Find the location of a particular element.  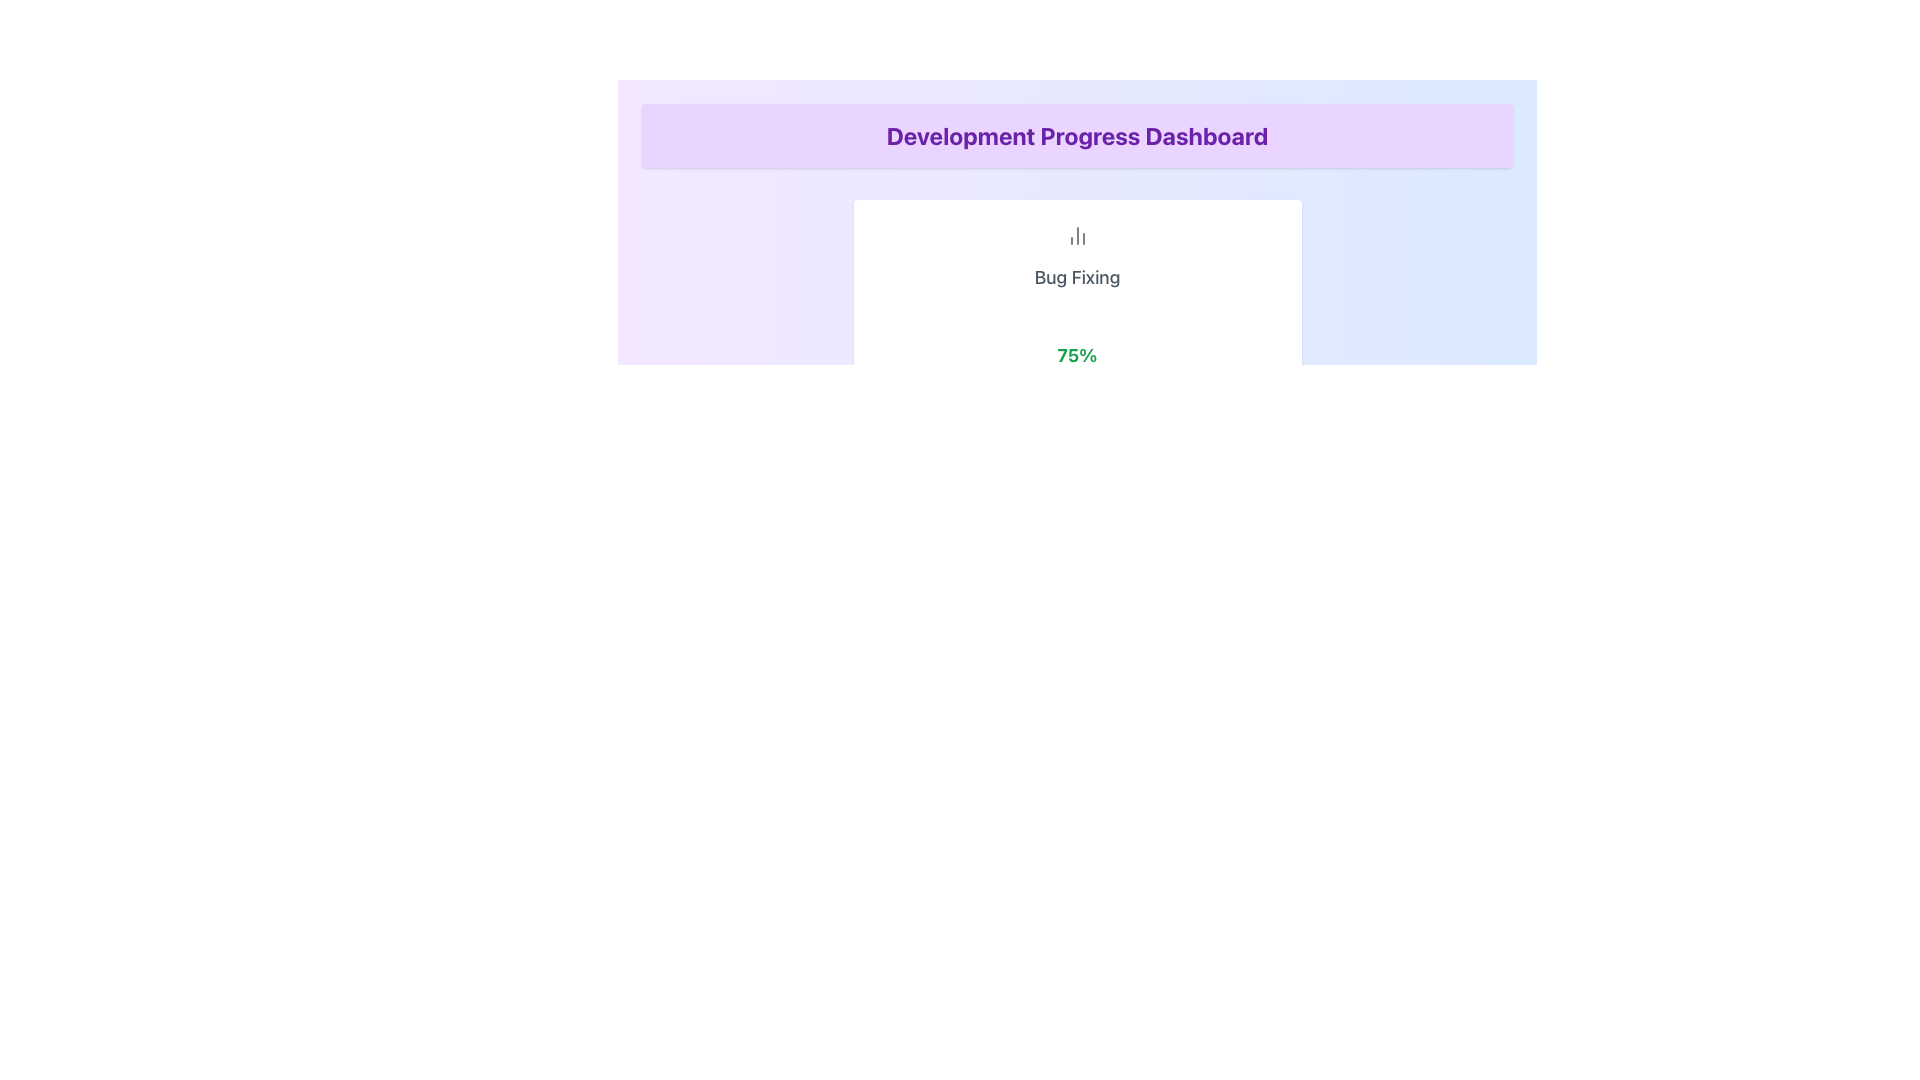

the small chart icon located at the top of the 'Bug Fixing' card, which is centered on the card above the text 'Bug Fixing' and '75%' is located at coordinates (1076, 234).